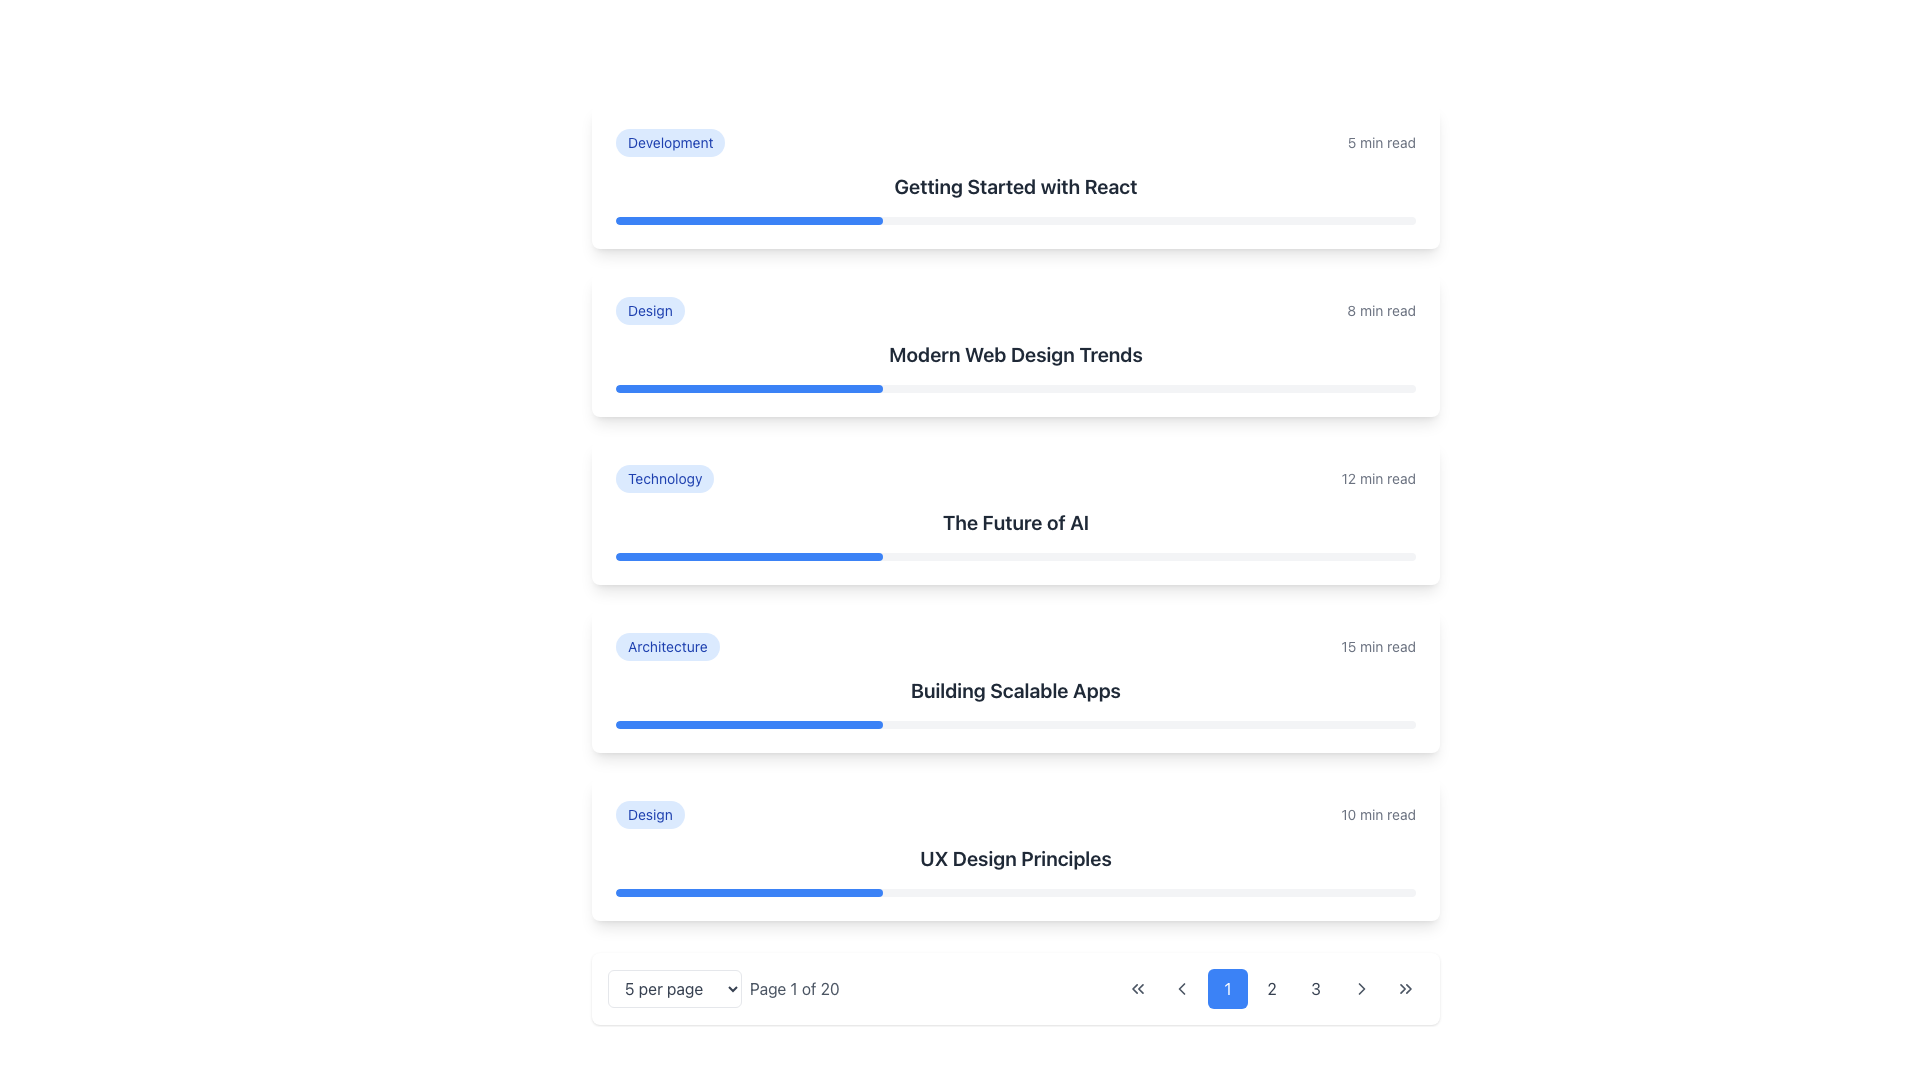 This screenshot has width=1920, height=1080. What do you see at coordinates (1405, 987) in the screenshot?
I see `the navigation button with a double-chevron icon pointing to the right, located at the bottom-right corner of the interface` at bounding box center [1405, 987].